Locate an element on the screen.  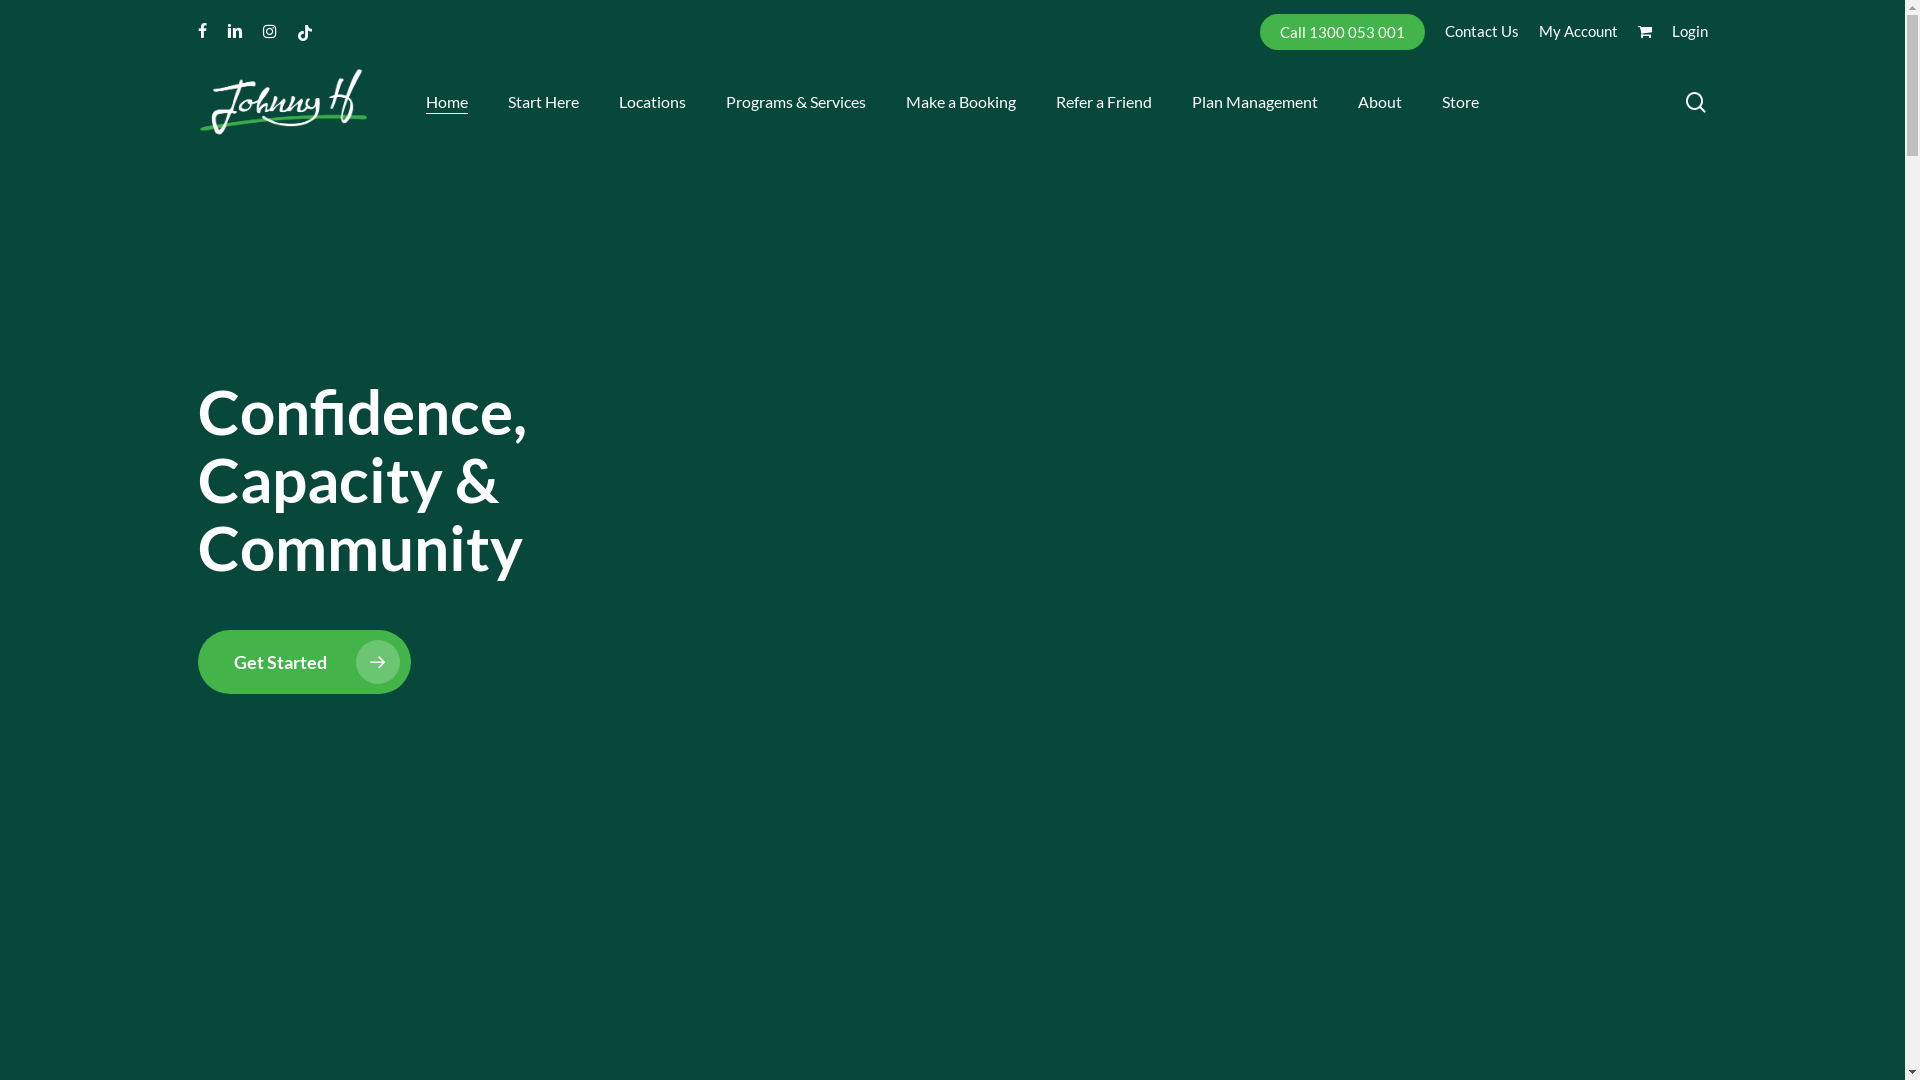
'Login' is located at coordinates (1688, 30).